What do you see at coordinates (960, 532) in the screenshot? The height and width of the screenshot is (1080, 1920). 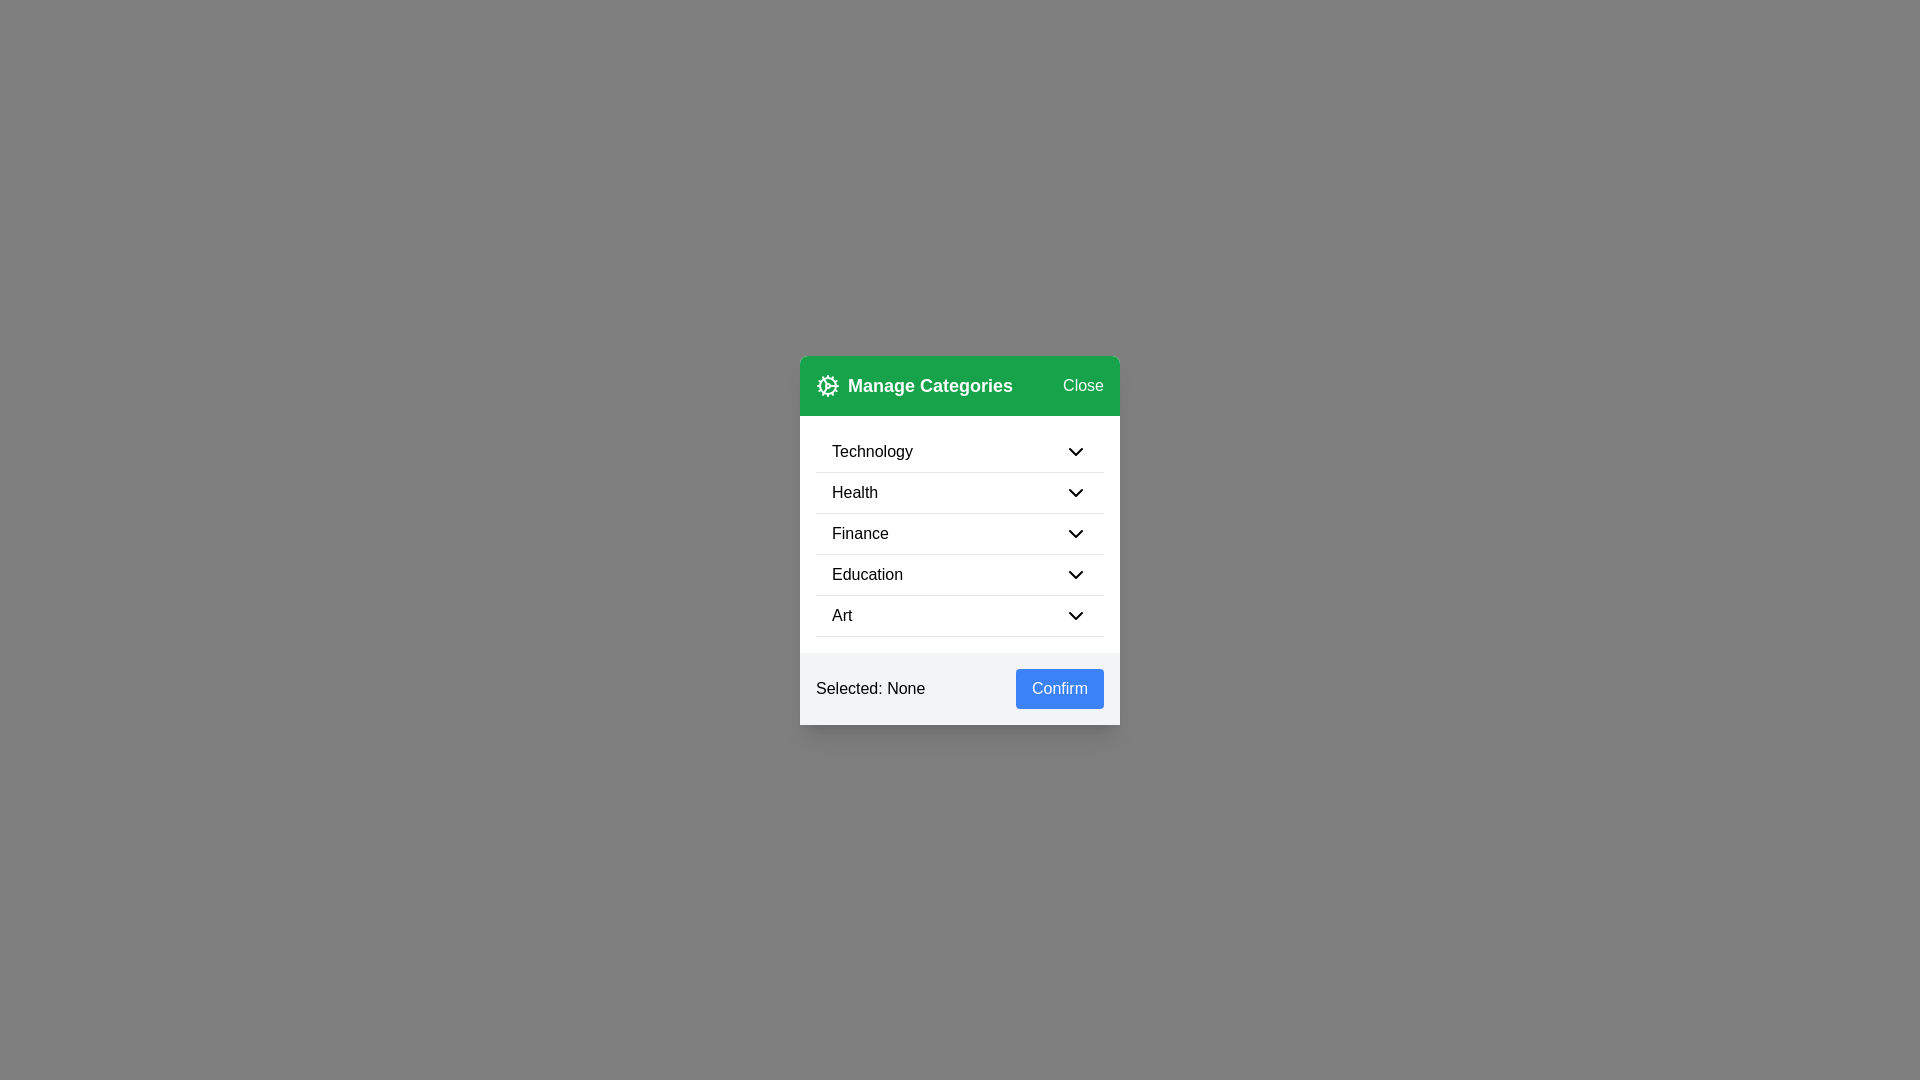 I see `the row corresponding to the category Finance` at bounding box center [960, 532].